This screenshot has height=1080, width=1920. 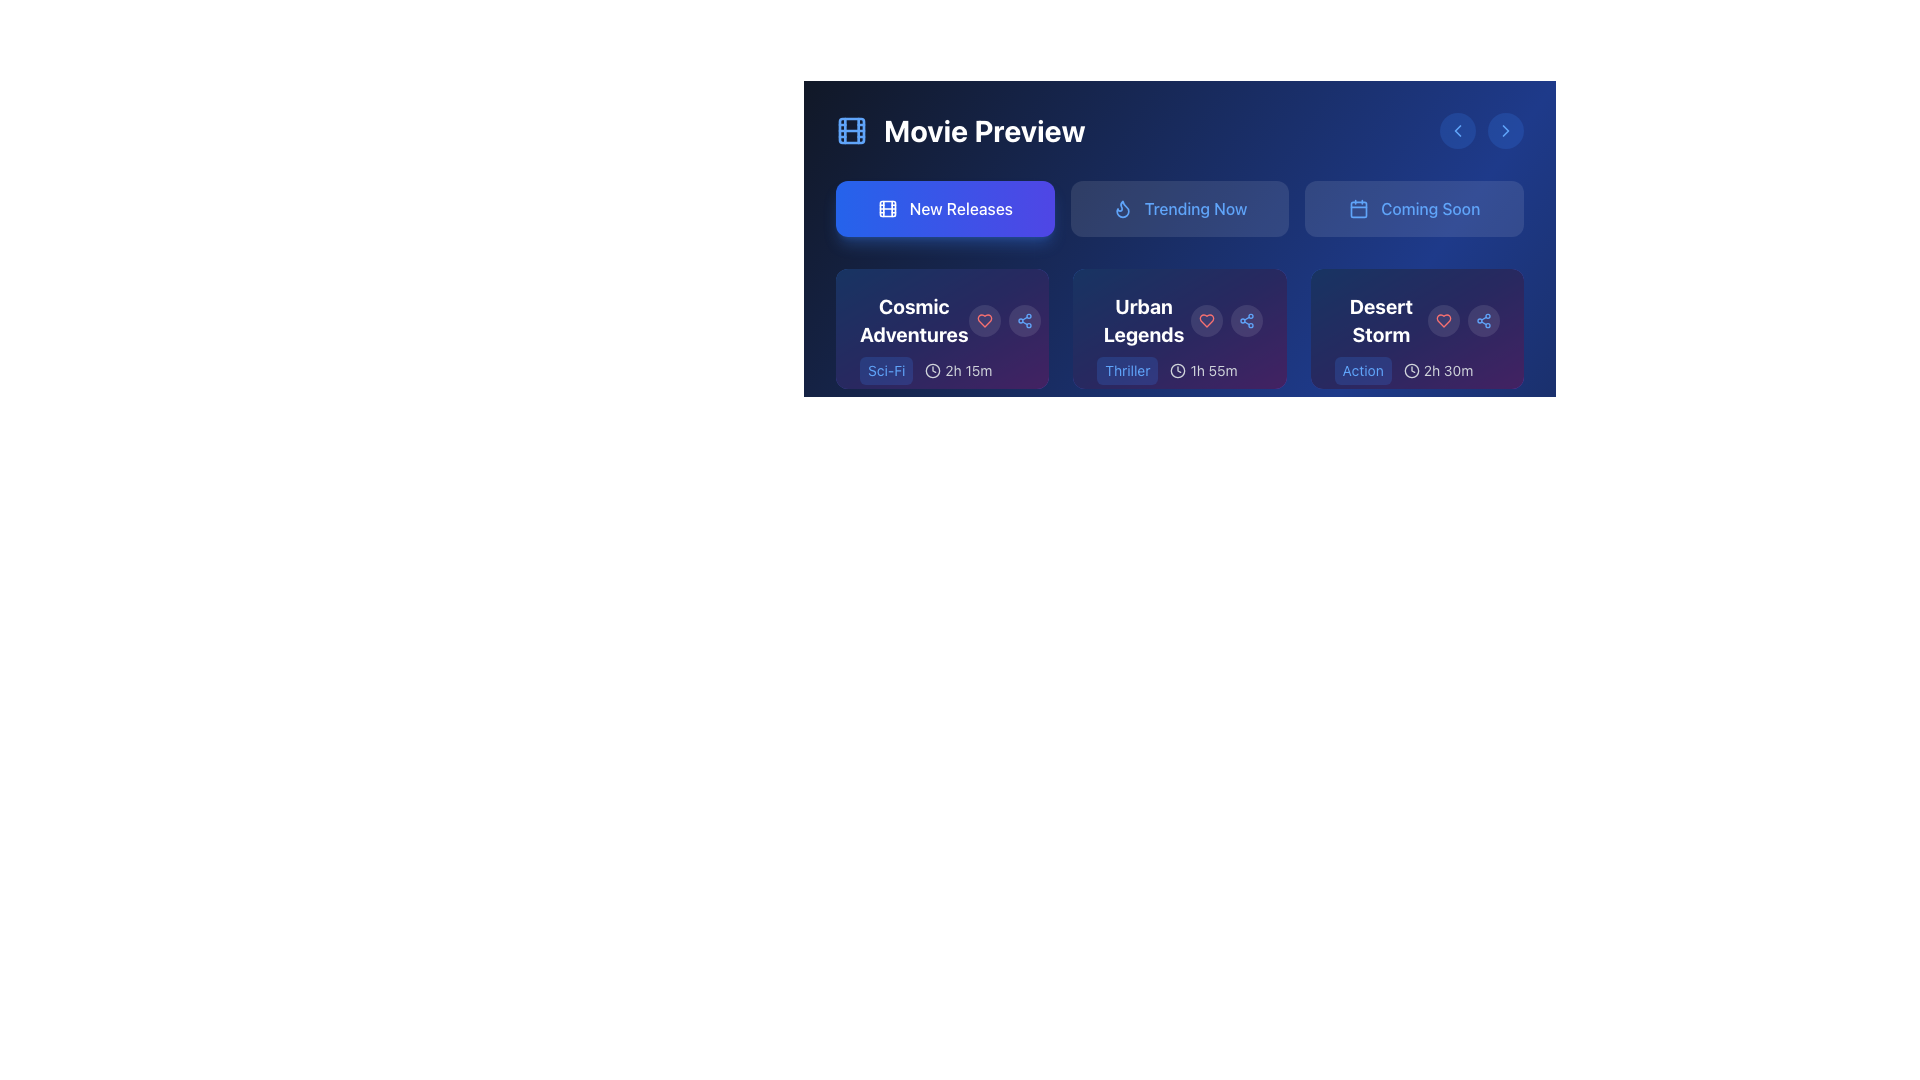 I want to click on displayed information from the text label showing '2h 30m' with a clock icon, which is located centrally within the card for 'Desert Storm' near the bottom edge, so click(x=1437, y=370).